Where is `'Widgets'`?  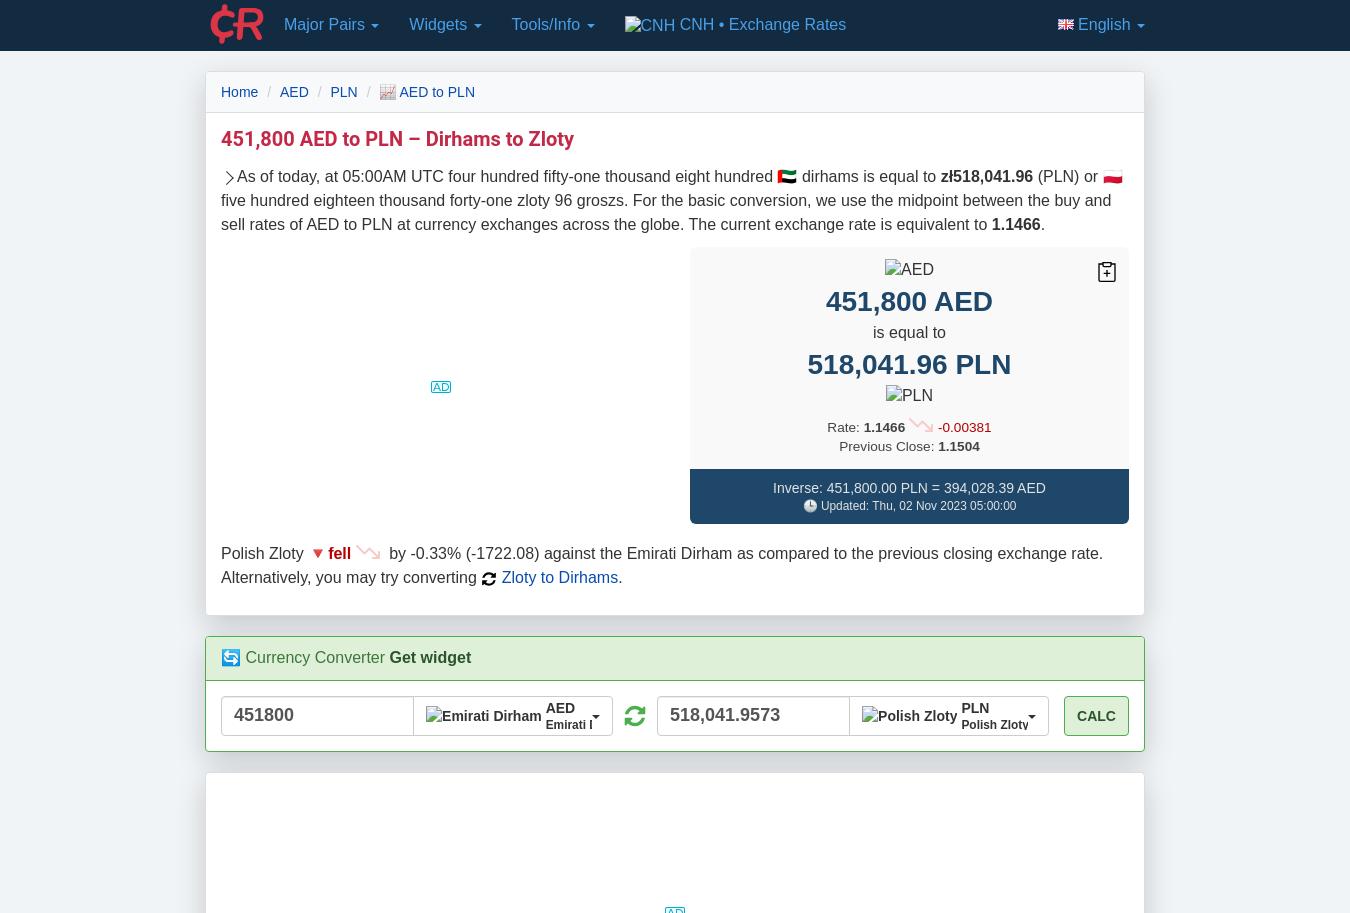 'Widgets' is located at coordinates (439, 24).